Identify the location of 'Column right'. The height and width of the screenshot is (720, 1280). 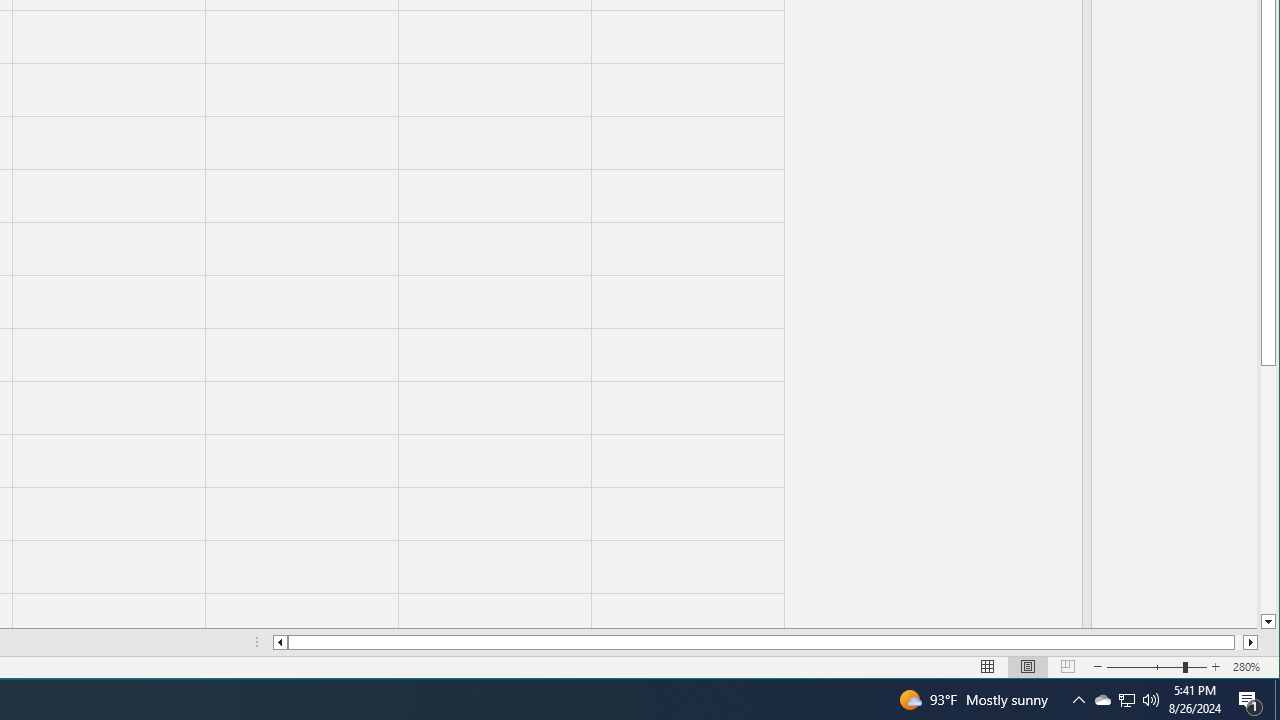
(1250, 642).